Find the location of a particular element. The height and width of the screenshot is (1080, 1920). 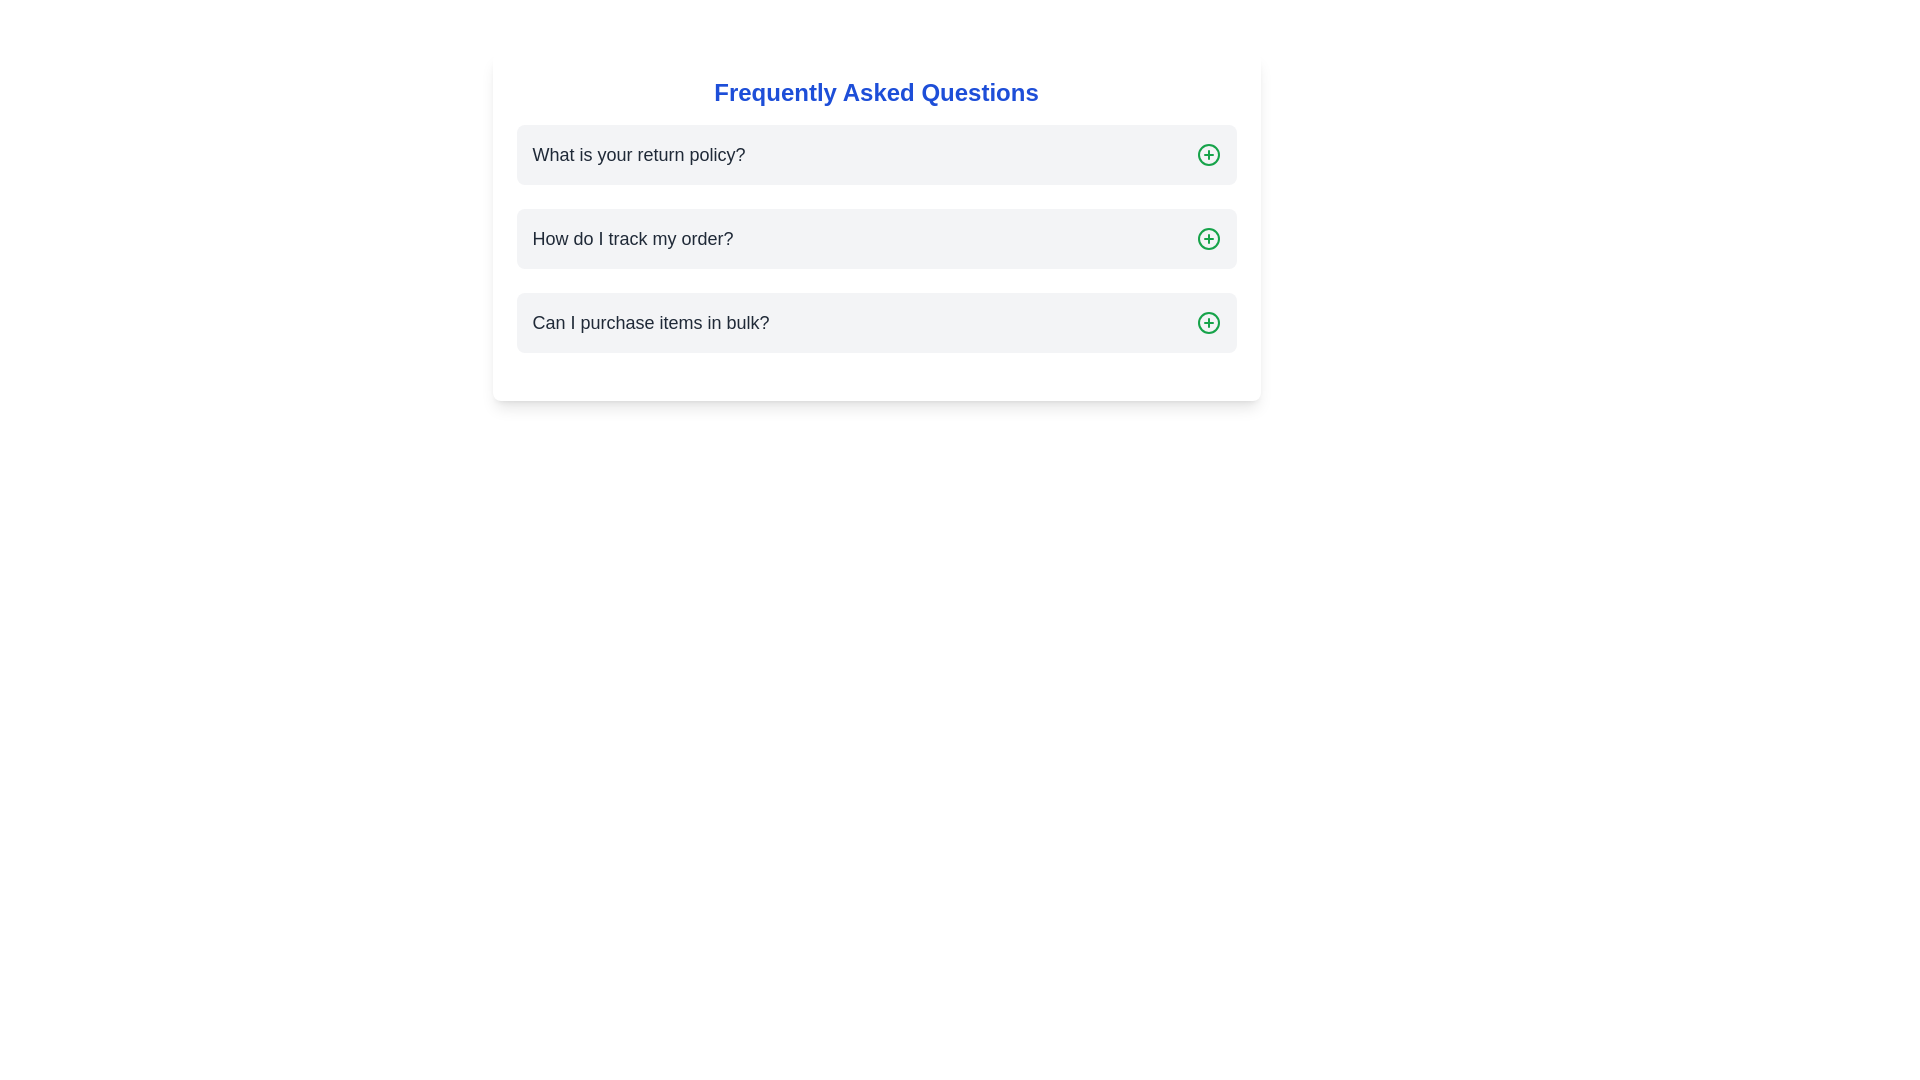

the circular graphical component with a green stroke in the SVG, located to the right of the question 'What is your return policy?' in the FAQs section is located at coordinates (1207, 153).